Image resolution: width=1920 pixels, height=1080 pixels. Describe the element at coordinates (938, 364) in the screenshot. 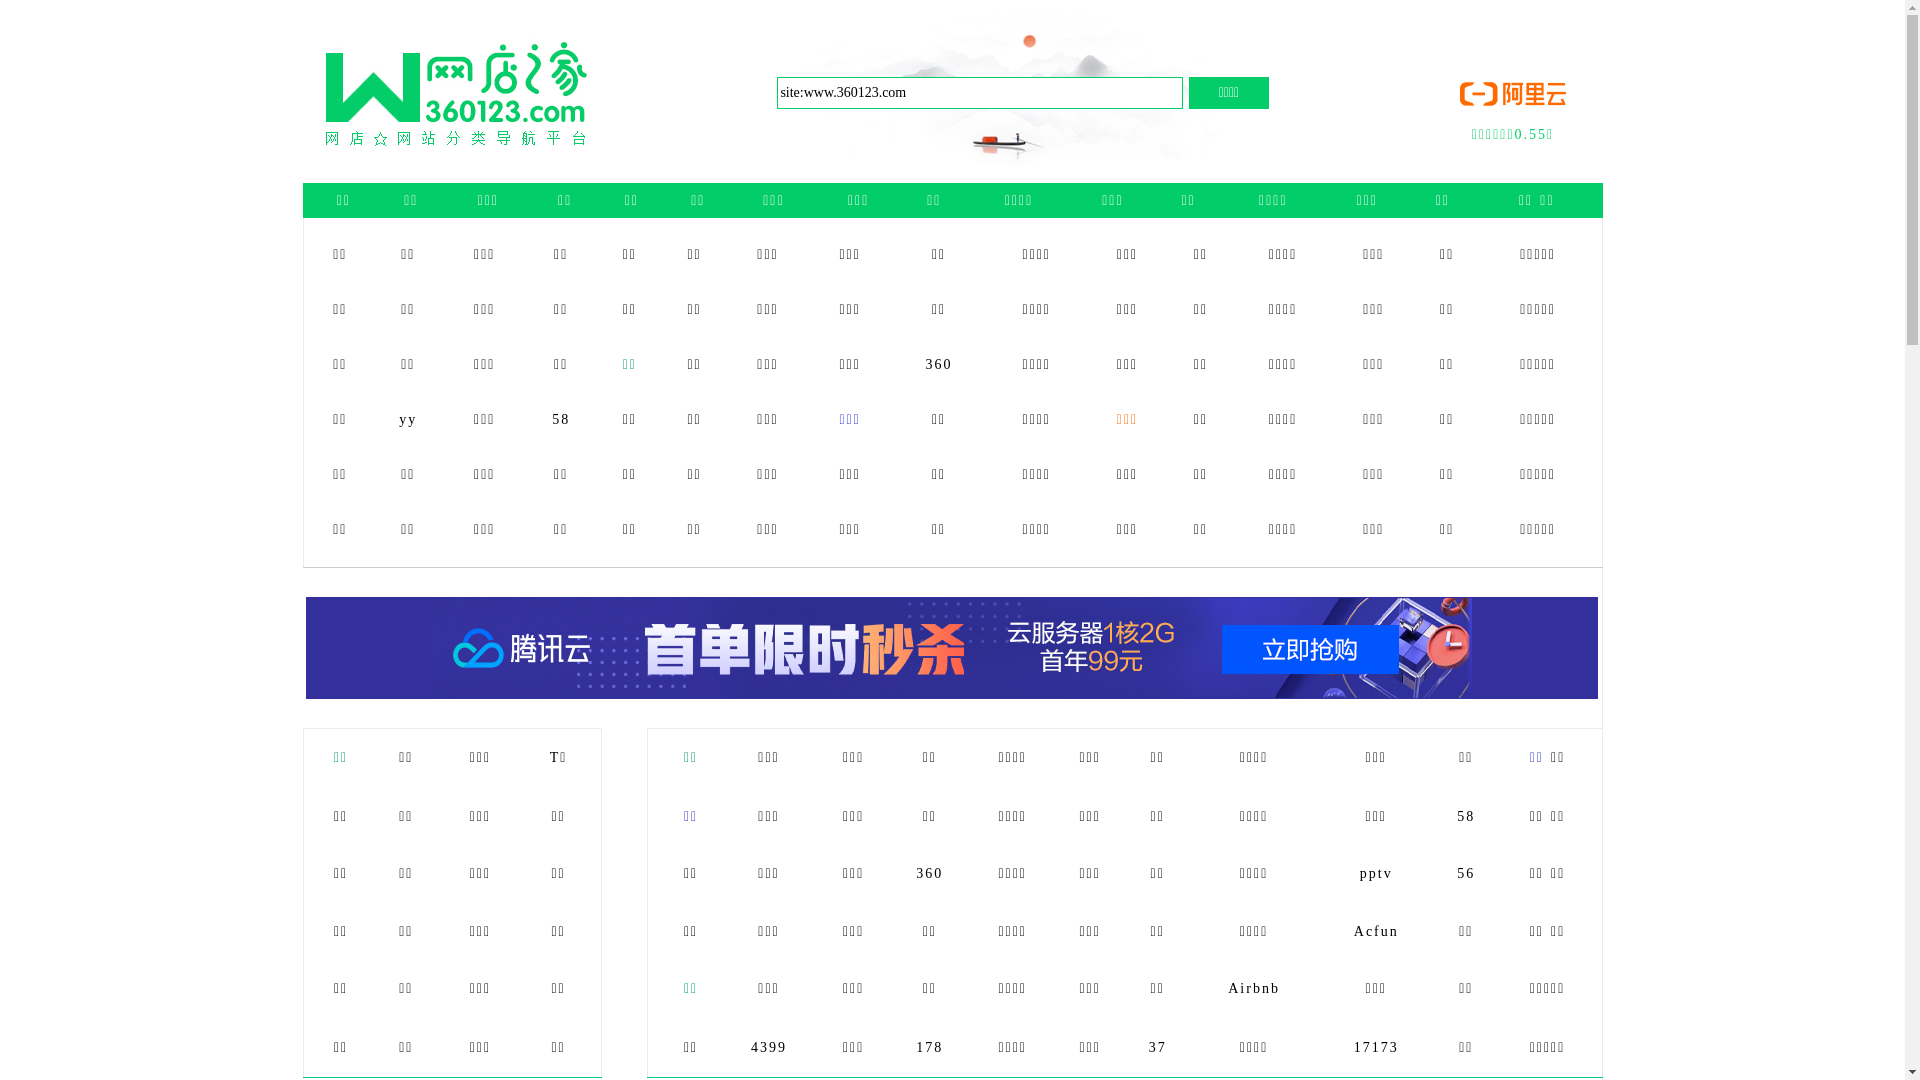

I see `'360'` at that location.